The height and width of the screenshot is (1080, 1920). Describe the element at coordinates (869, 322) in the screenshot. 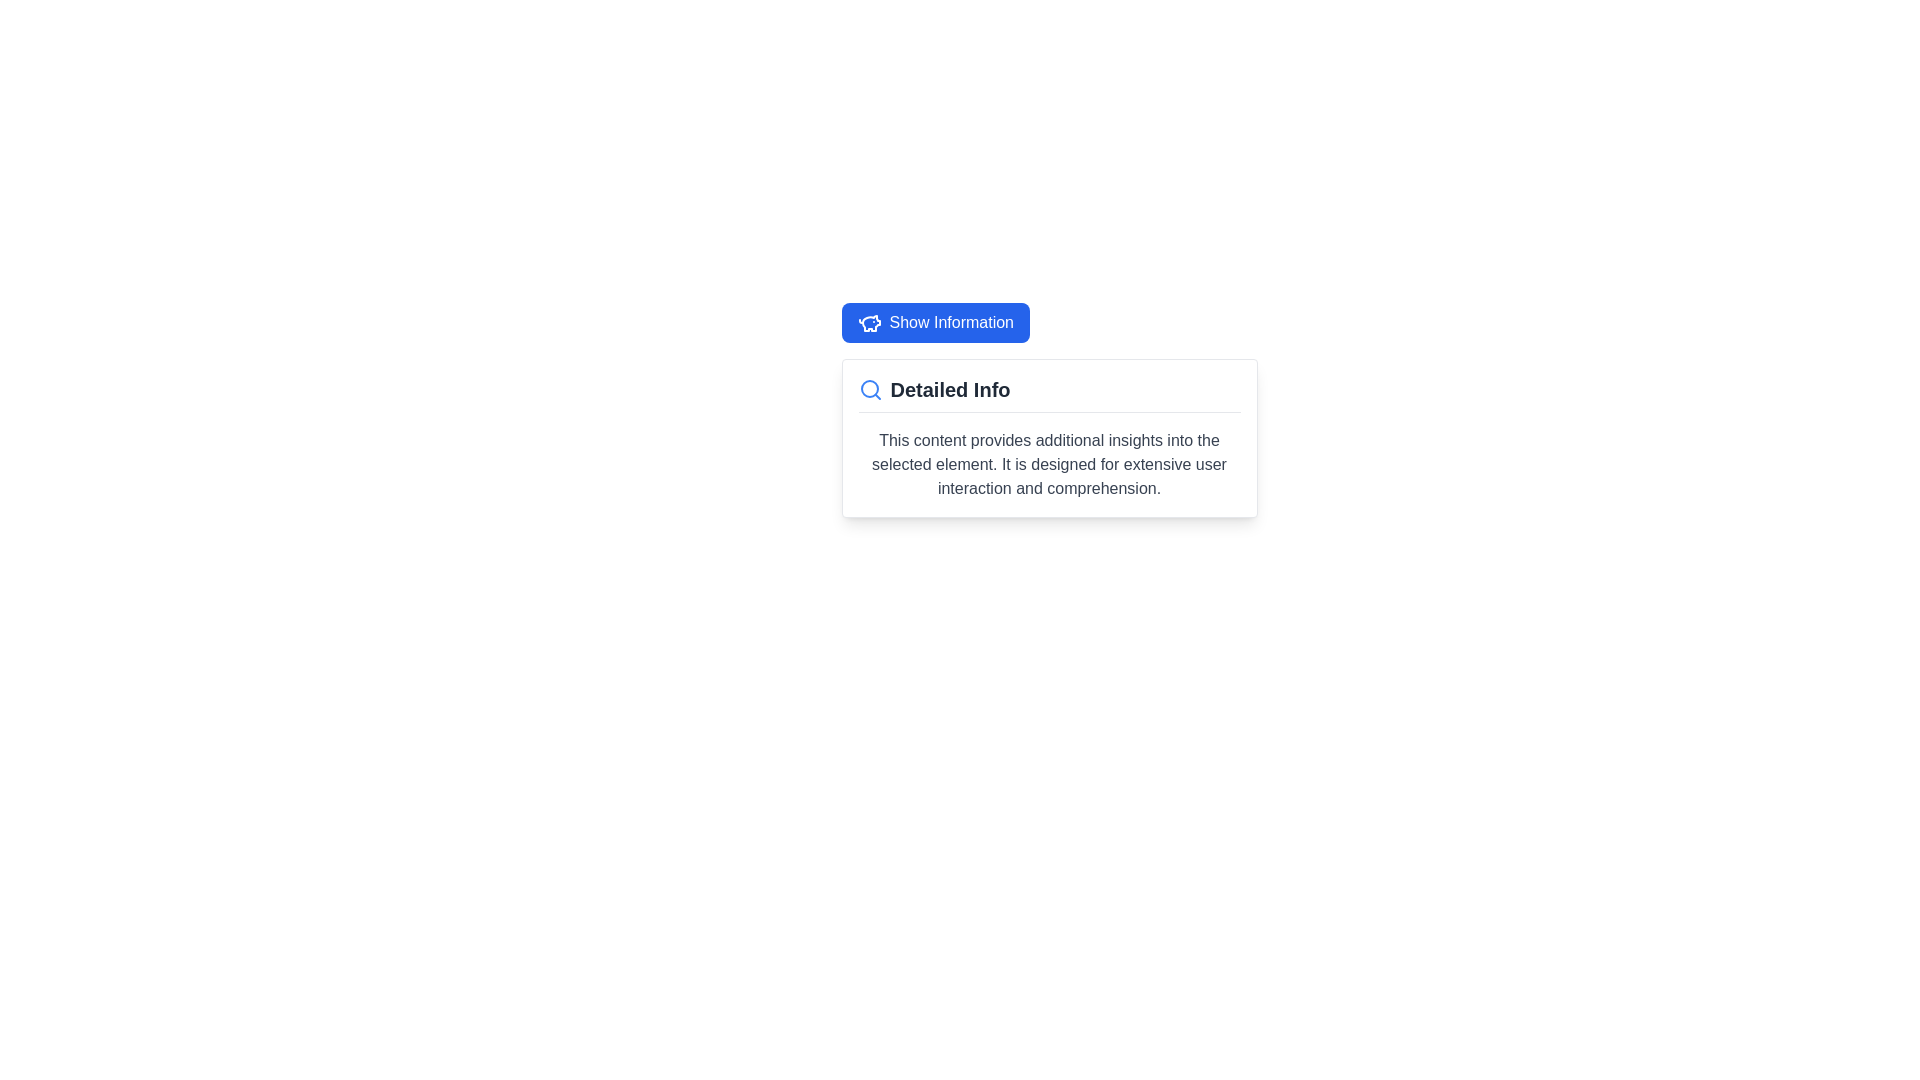

I see `piggy bank icon located to the left of the 'Show Information' button, which has a blue background and white stroke outline` at that location.